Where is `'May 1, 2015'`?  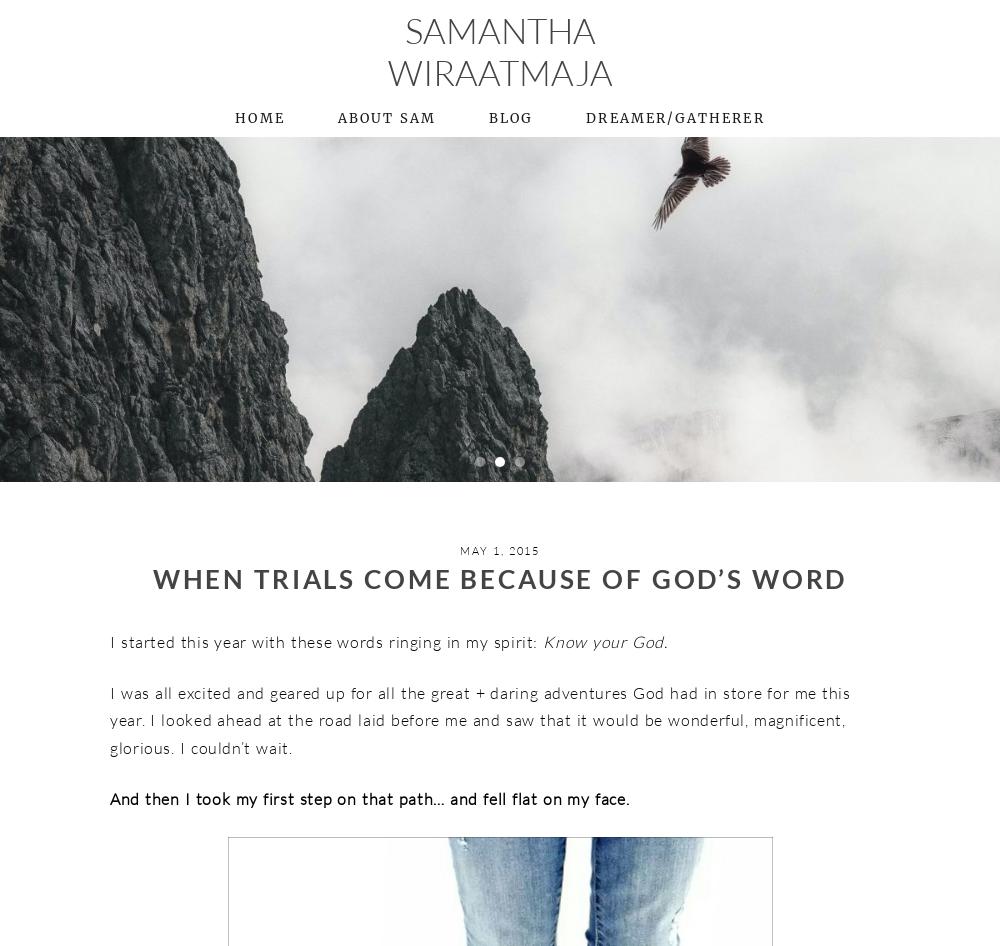 'May 1, 2015' is located at coordinates (459, 550).